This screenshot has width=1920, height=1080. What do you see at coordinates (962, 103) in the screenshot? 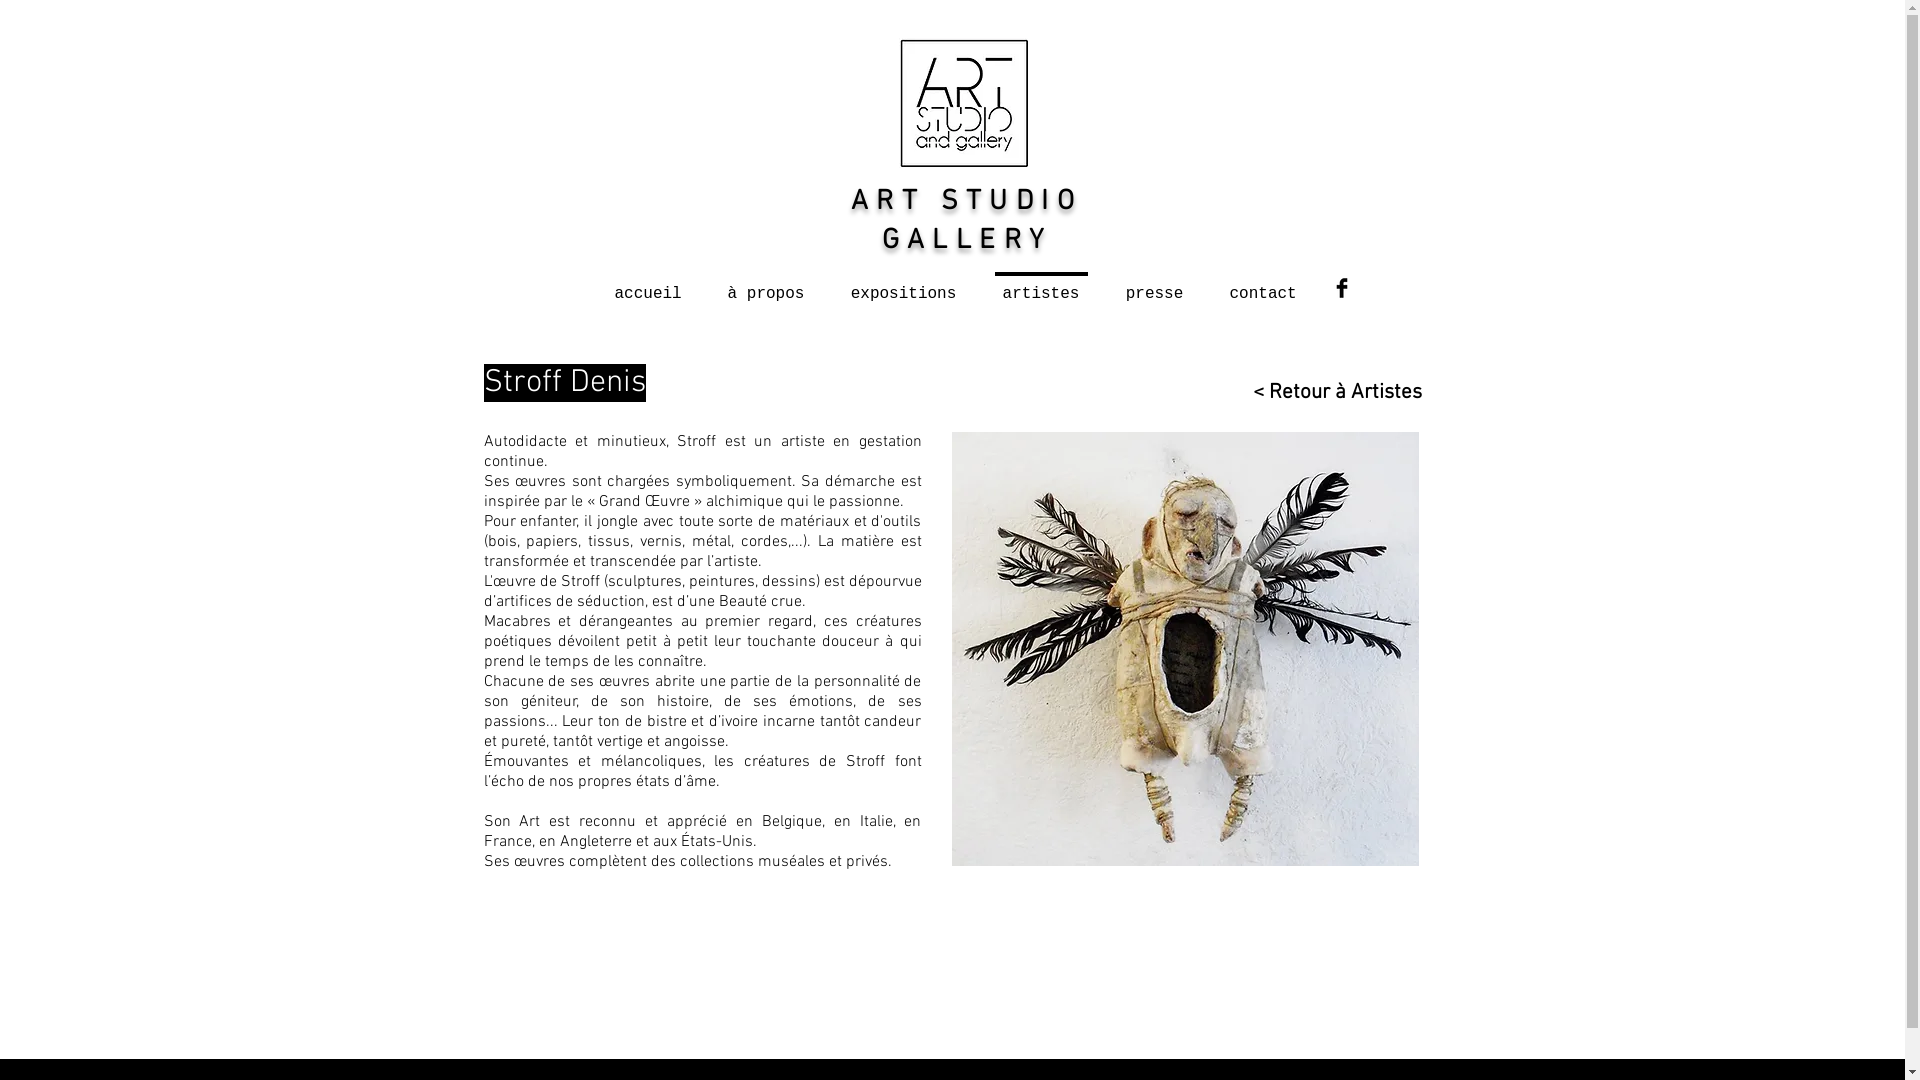
I see `'artstudio-2x2.jpg'` at bounding box center [962, 103].